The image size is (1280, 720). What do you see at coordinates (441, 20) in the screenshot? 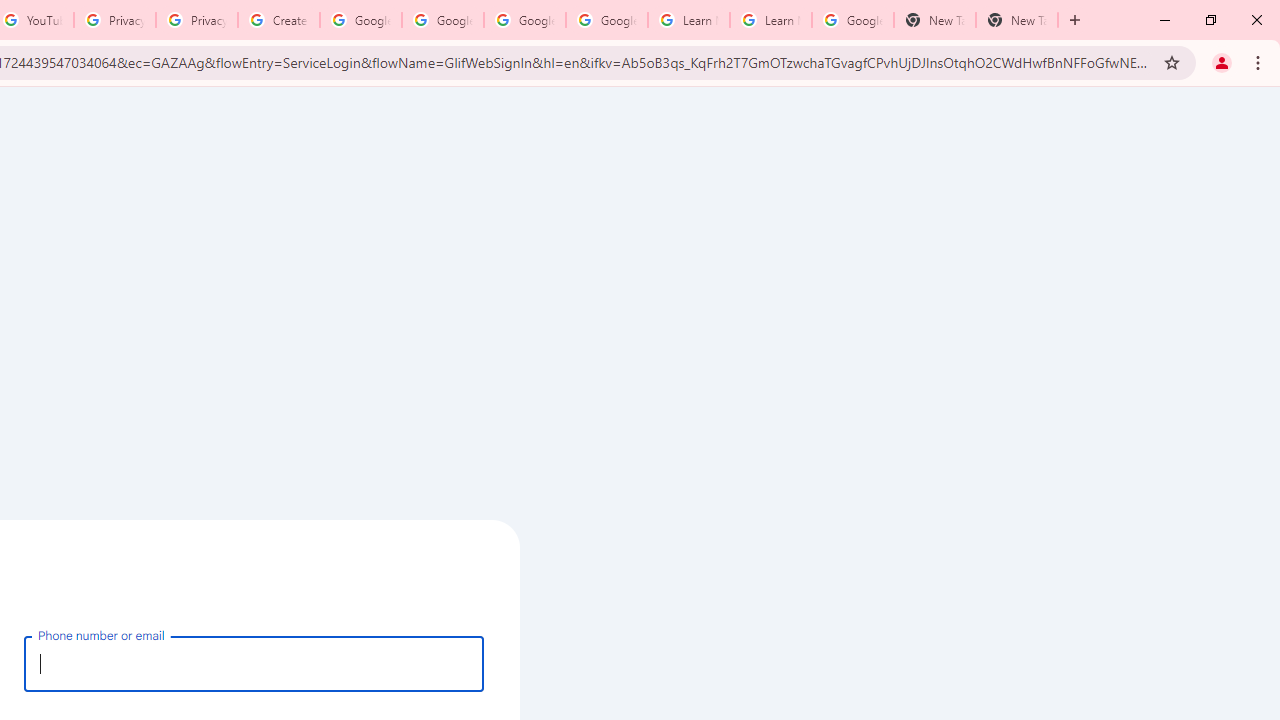
I see `'Google Account Help'` at bounding box center [441, 20].